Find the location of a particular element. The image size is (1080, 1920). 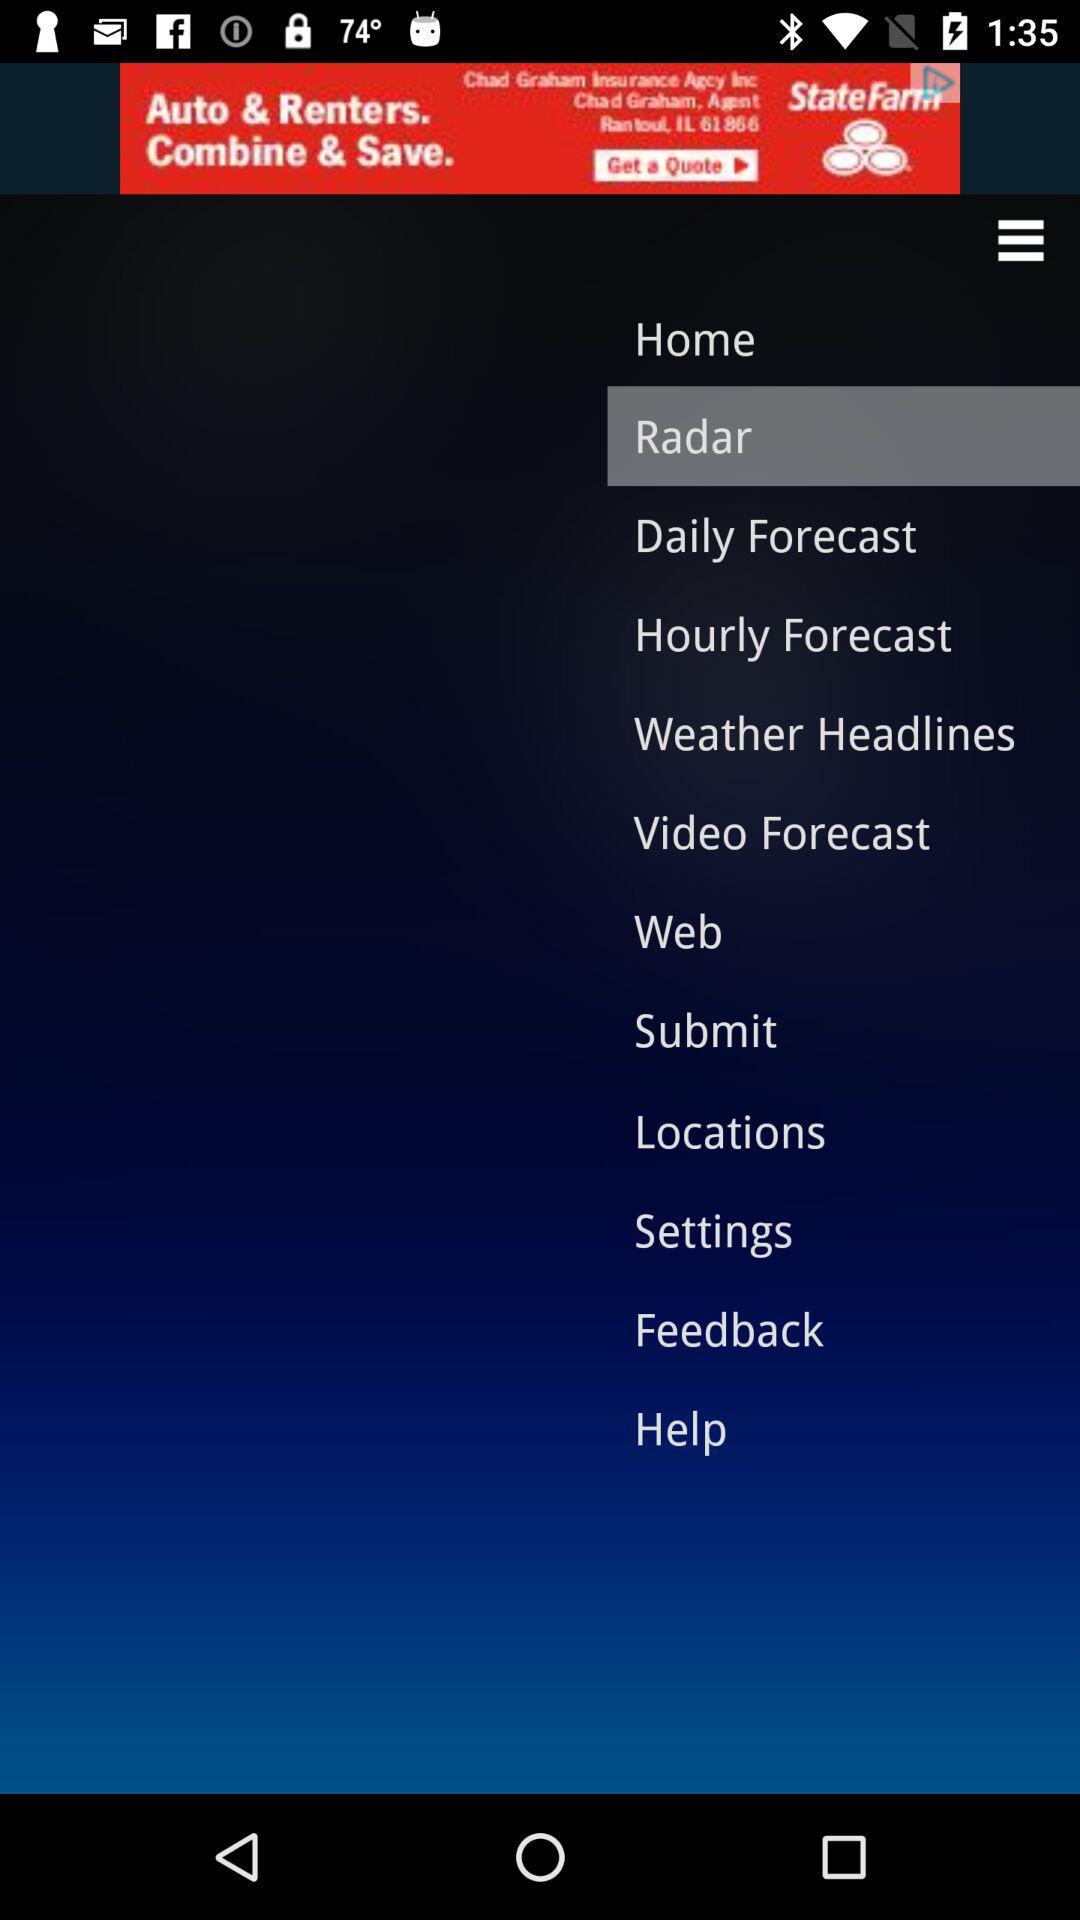

open advertisement for statefarm is located at coordinates (540, 127).